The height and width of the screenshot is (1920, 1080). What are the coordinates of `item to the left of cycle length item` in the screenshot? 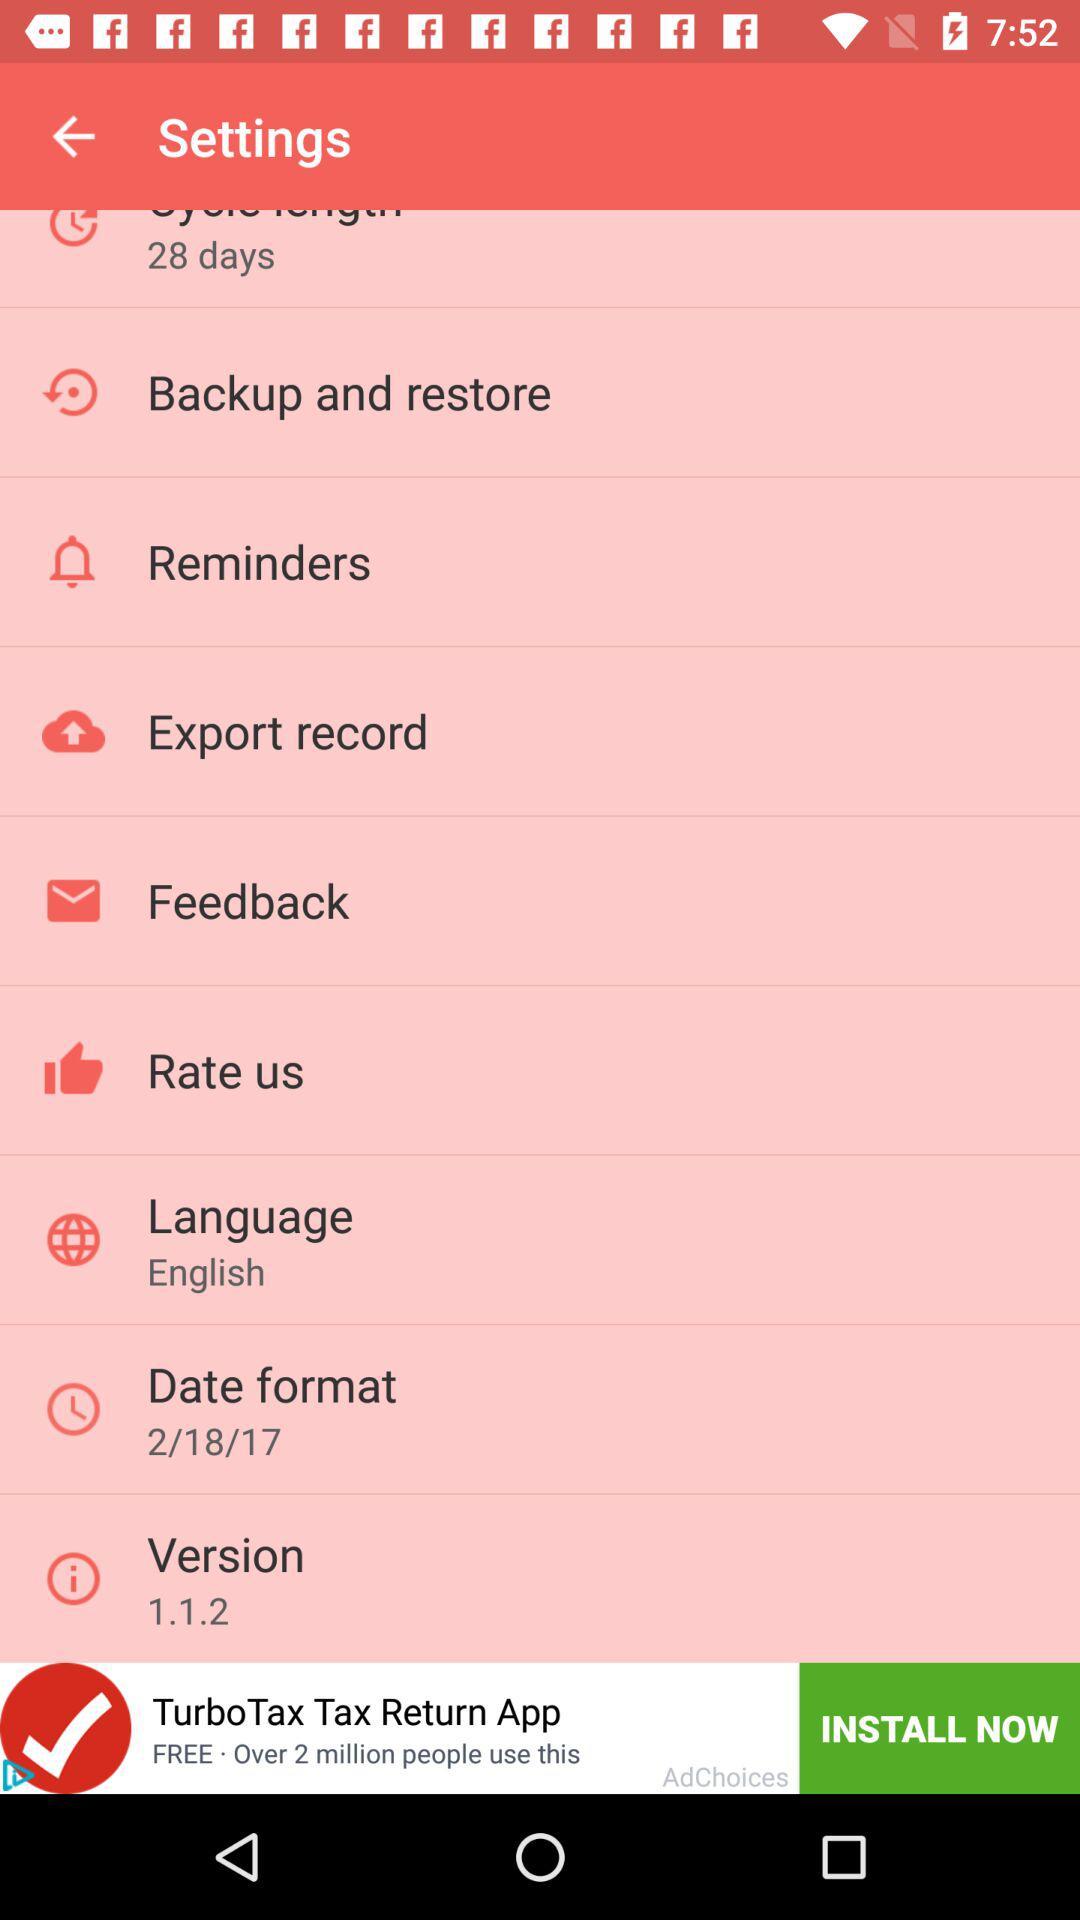 It's located at (72, 135).